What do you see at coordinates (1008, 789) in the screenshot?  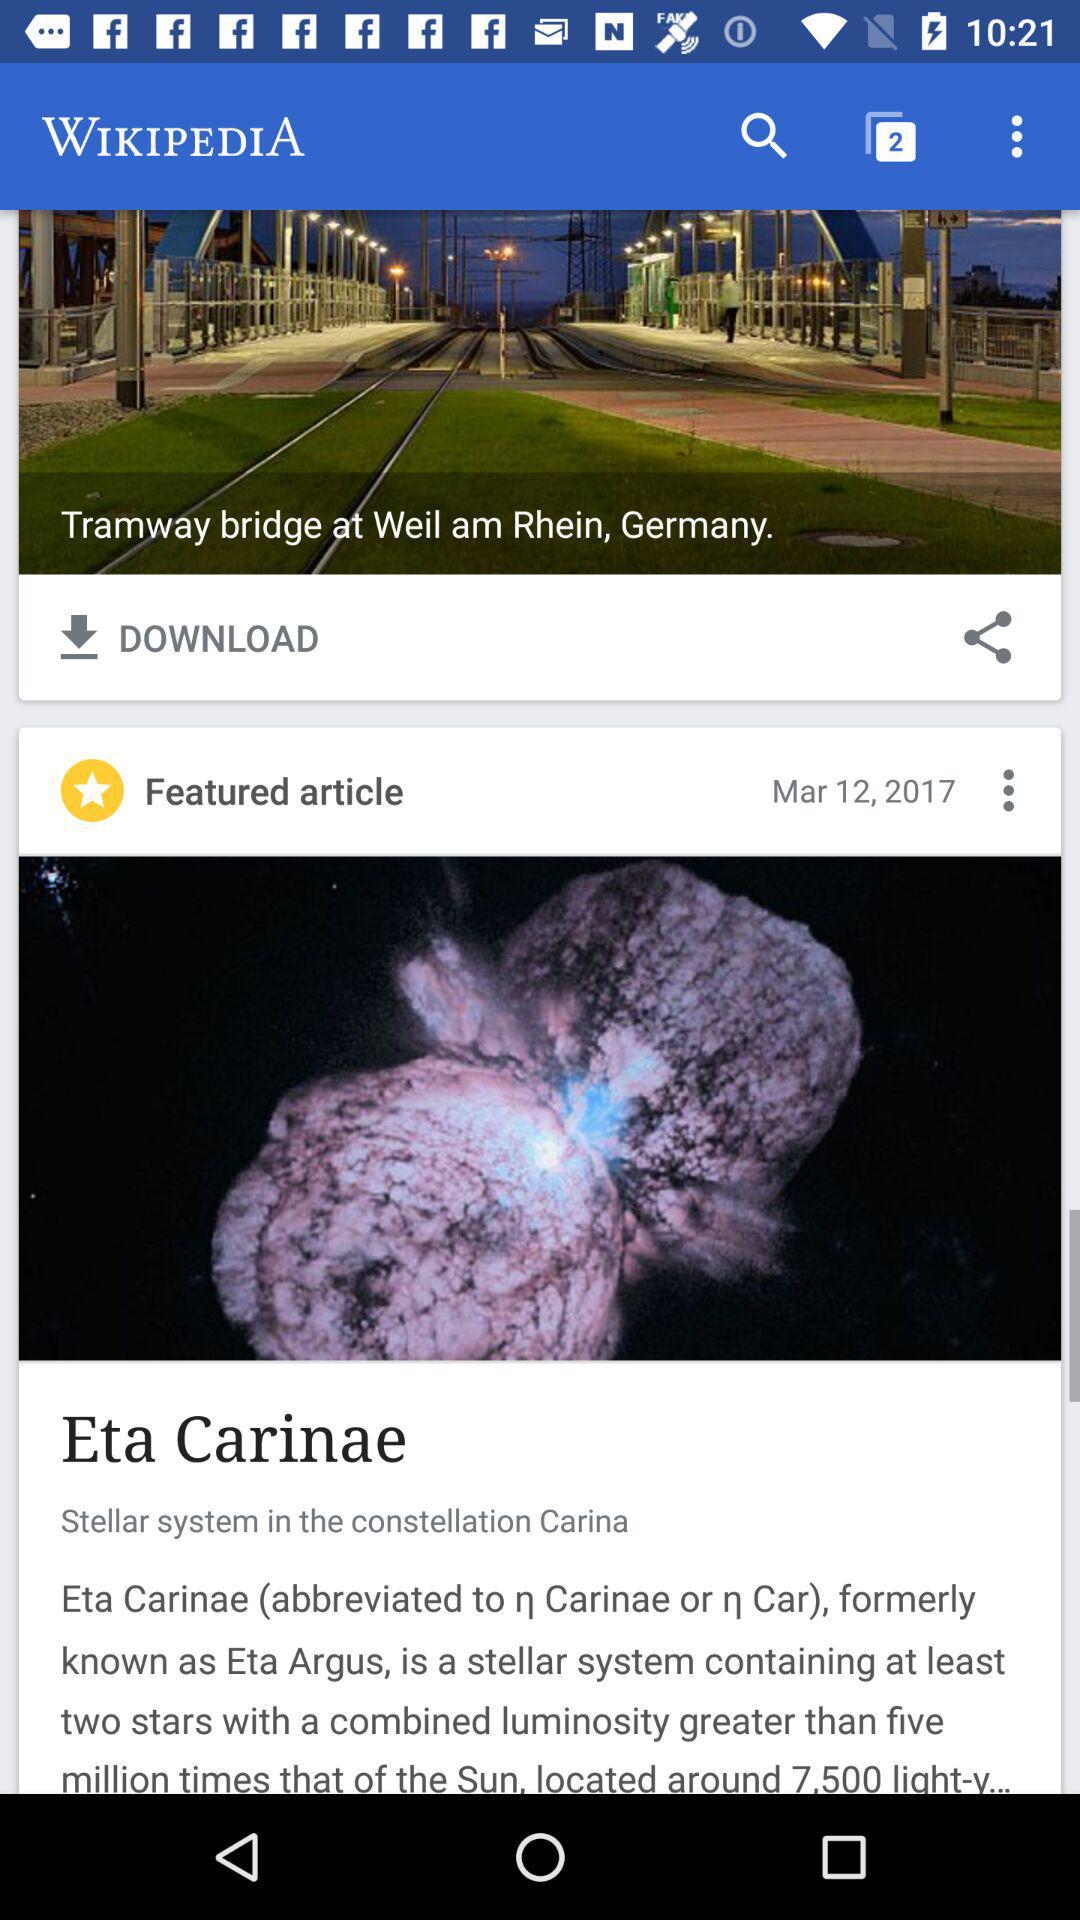 I see `available options` at bounding box center [1008, 789].